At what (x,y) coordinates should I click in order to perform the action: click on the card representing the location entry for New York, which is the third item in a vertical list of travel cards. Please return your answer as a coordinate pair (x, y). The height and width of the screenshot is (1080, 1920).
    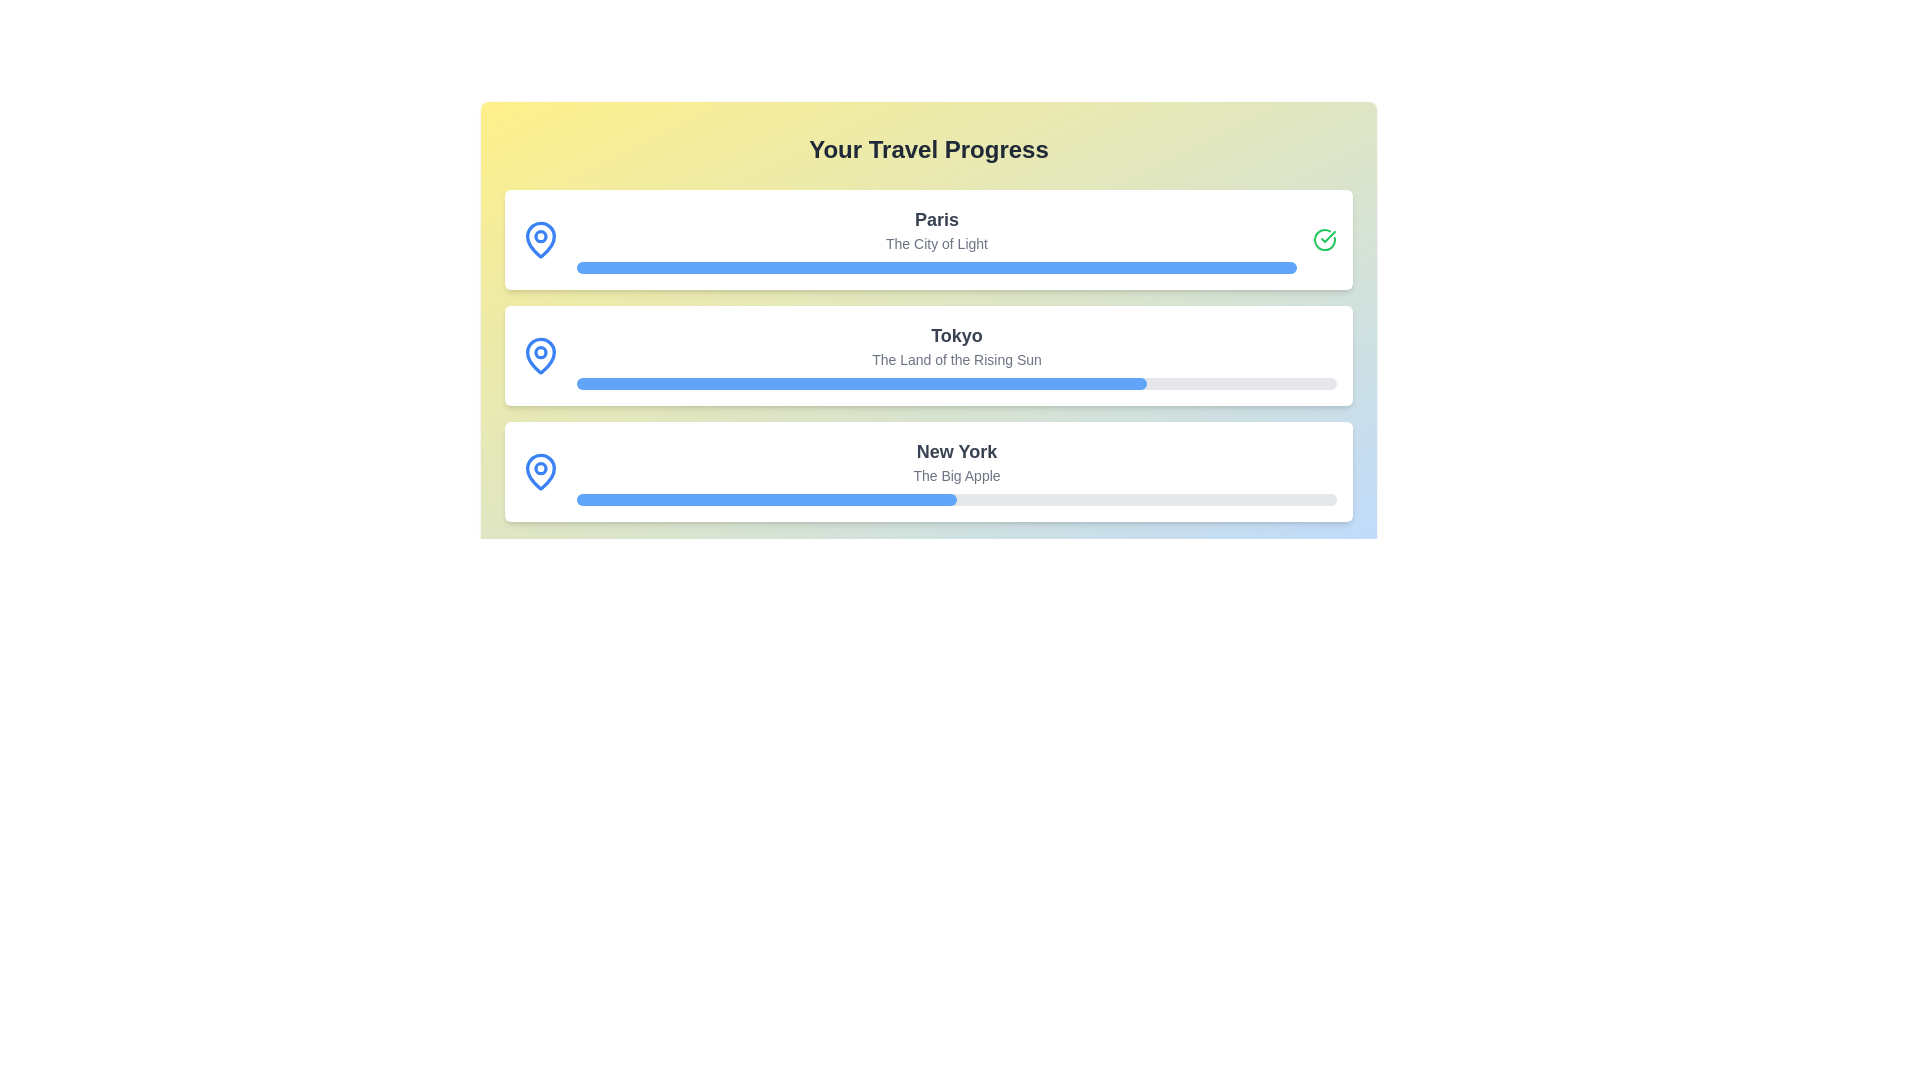
    Looking at the image, I should click on (928, 471).